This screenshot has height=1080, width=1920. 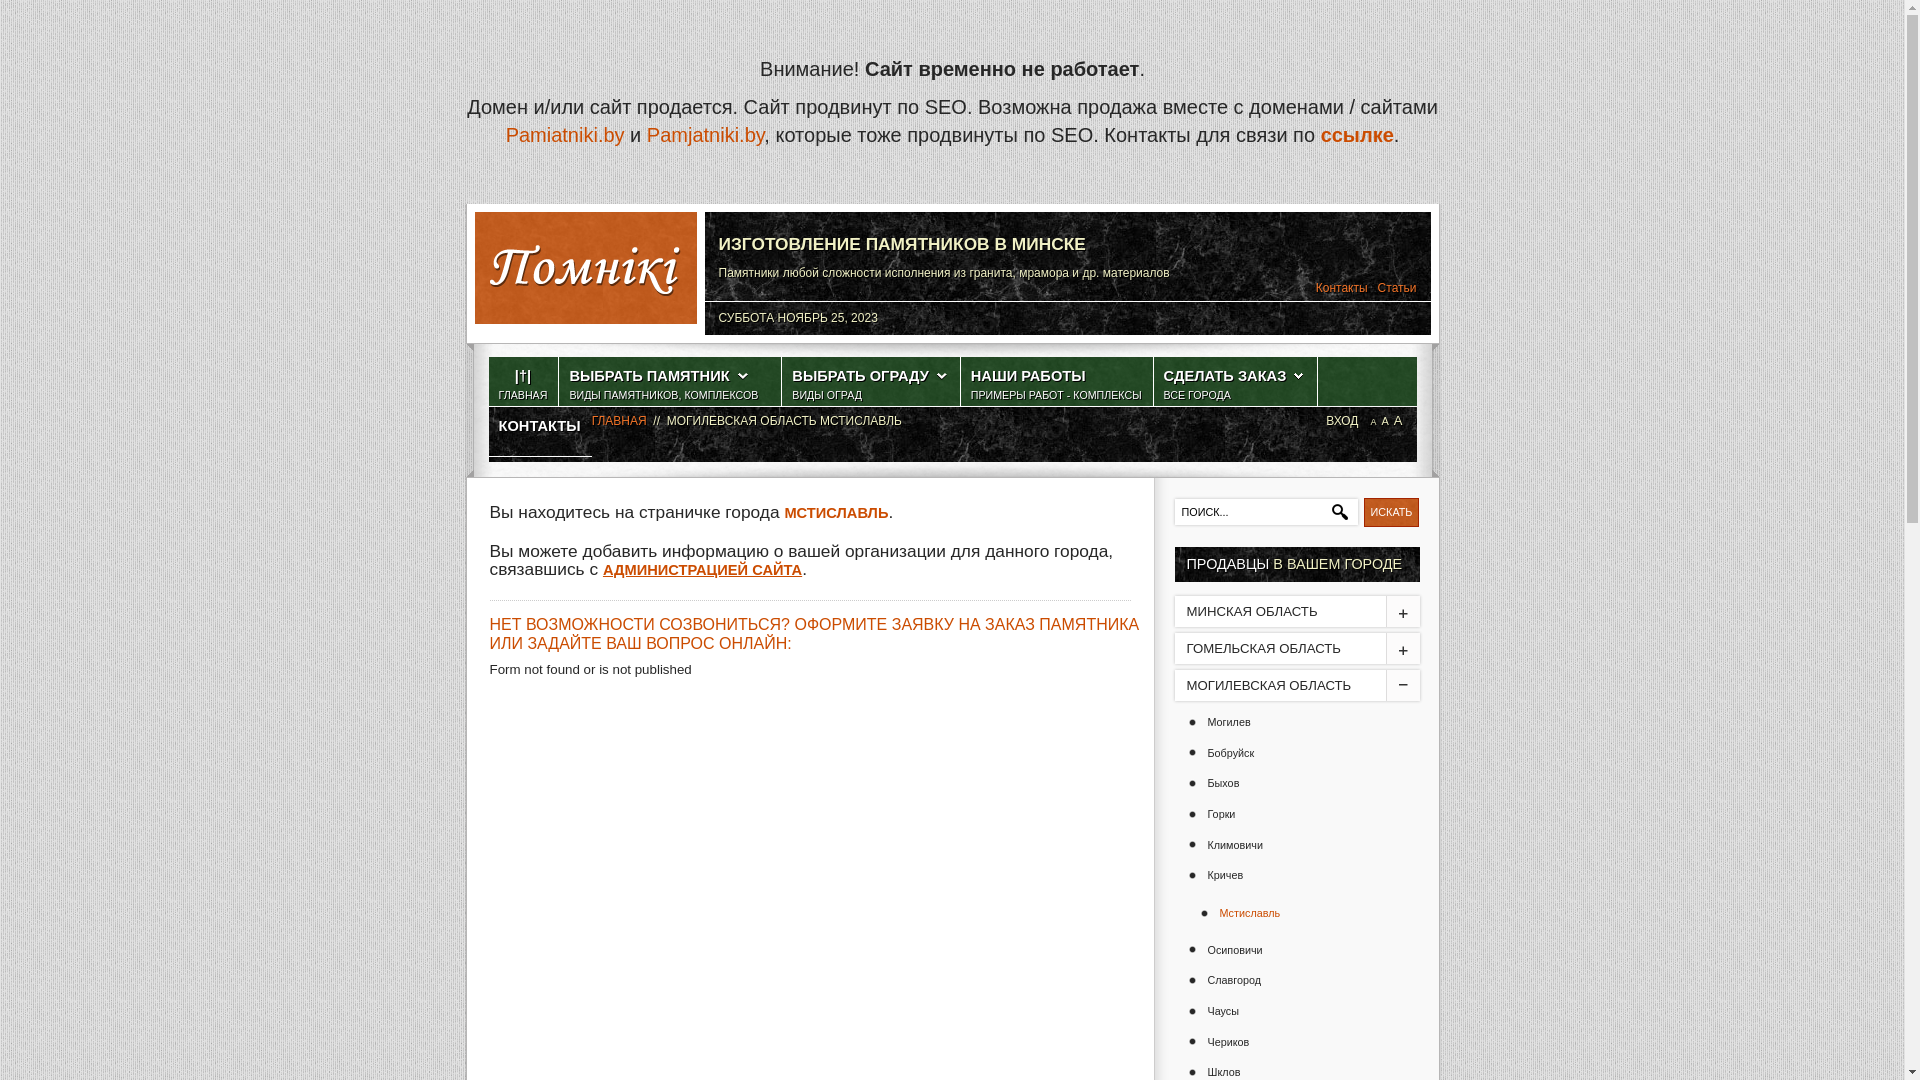 What do you see at coordinates (1383, 419) in the screenshot?
I see `'A'` at bounding box center [1383, 419].